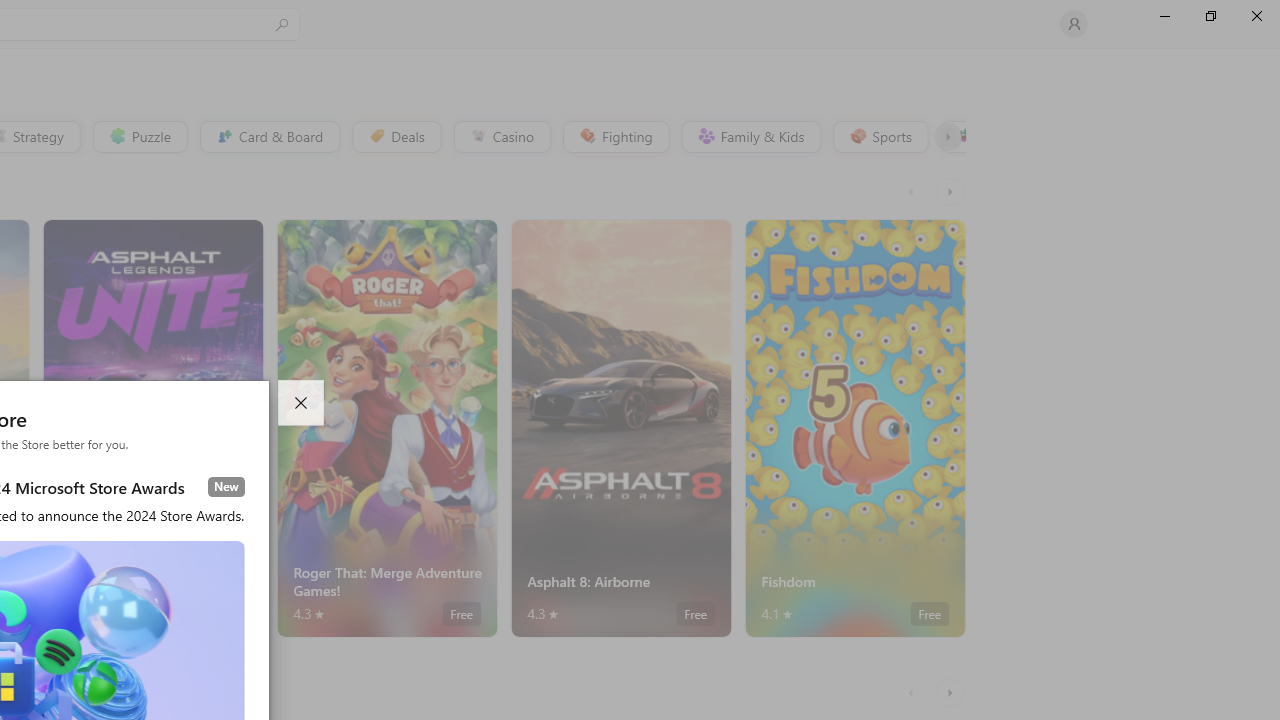 The image size is (1280, 720). Describe the element at coordinates (912, 692) in the screenshot. I see `'AutomationID: LeftScrollButton'` at that location.